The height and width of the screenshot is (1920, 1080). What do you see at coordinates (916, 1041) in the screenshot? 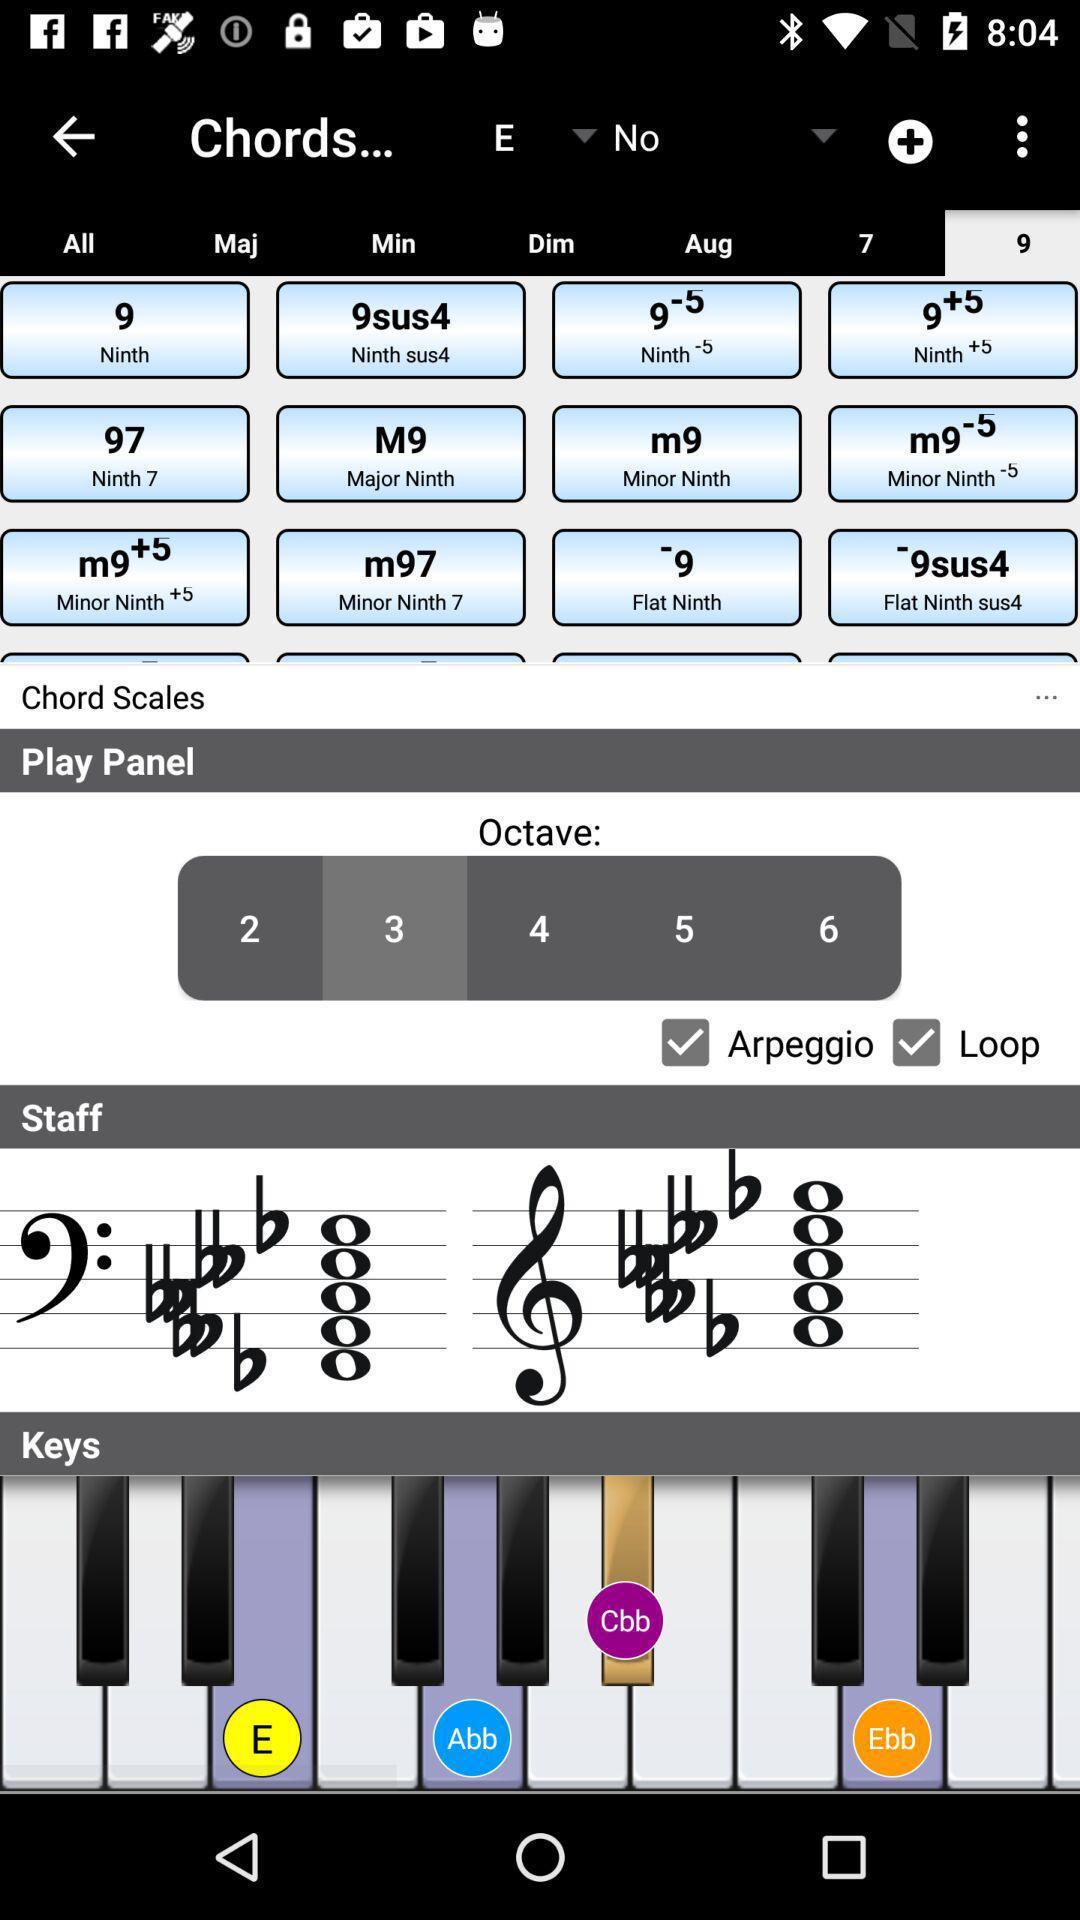
I see `the item to the left of loop icon` at bounding box center [916, 1041].